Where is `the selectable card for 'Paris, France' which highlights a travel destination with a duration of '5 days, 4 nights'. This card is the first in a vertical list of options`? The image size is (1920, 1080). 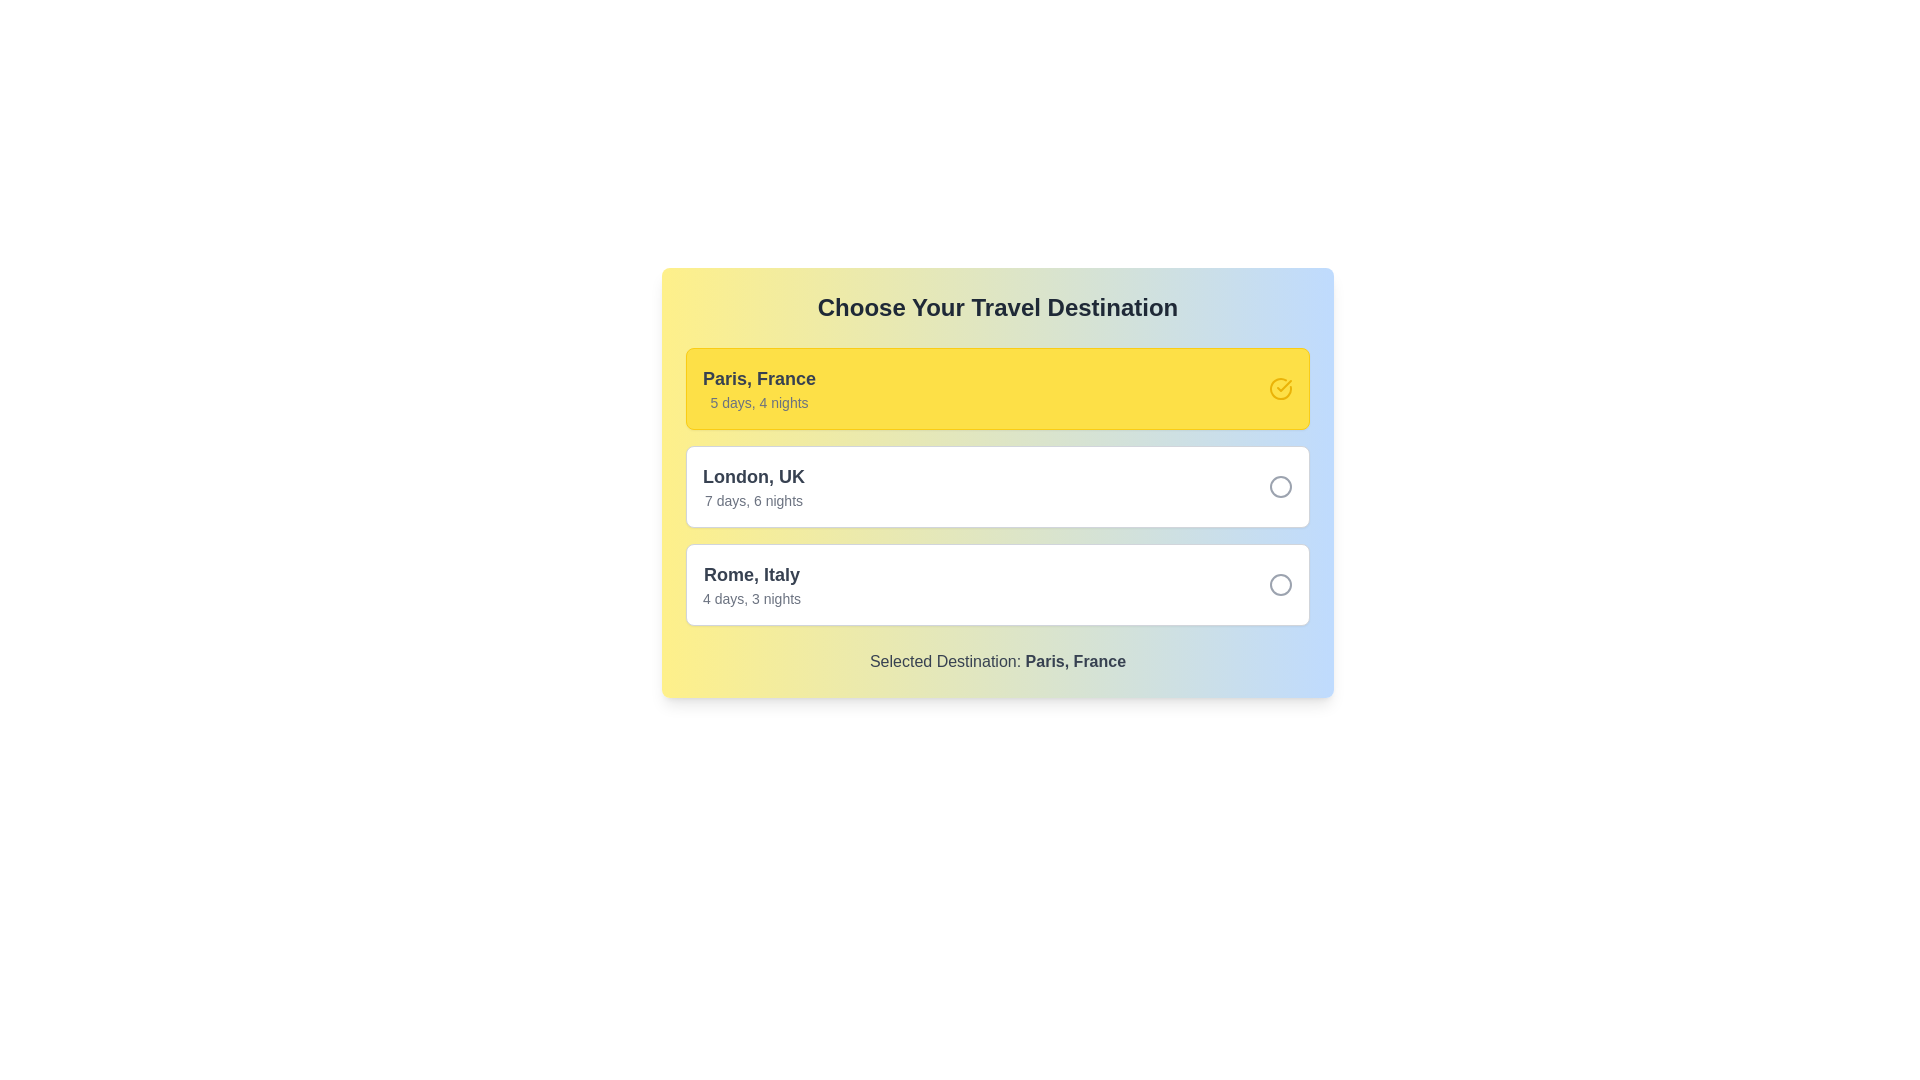
the selectable card for 'Paris, France' which highlights a travel destination with a duration of '5 days, 4 nights'. This card is the first in a vertical list of options is located at coordinates (998, 389).